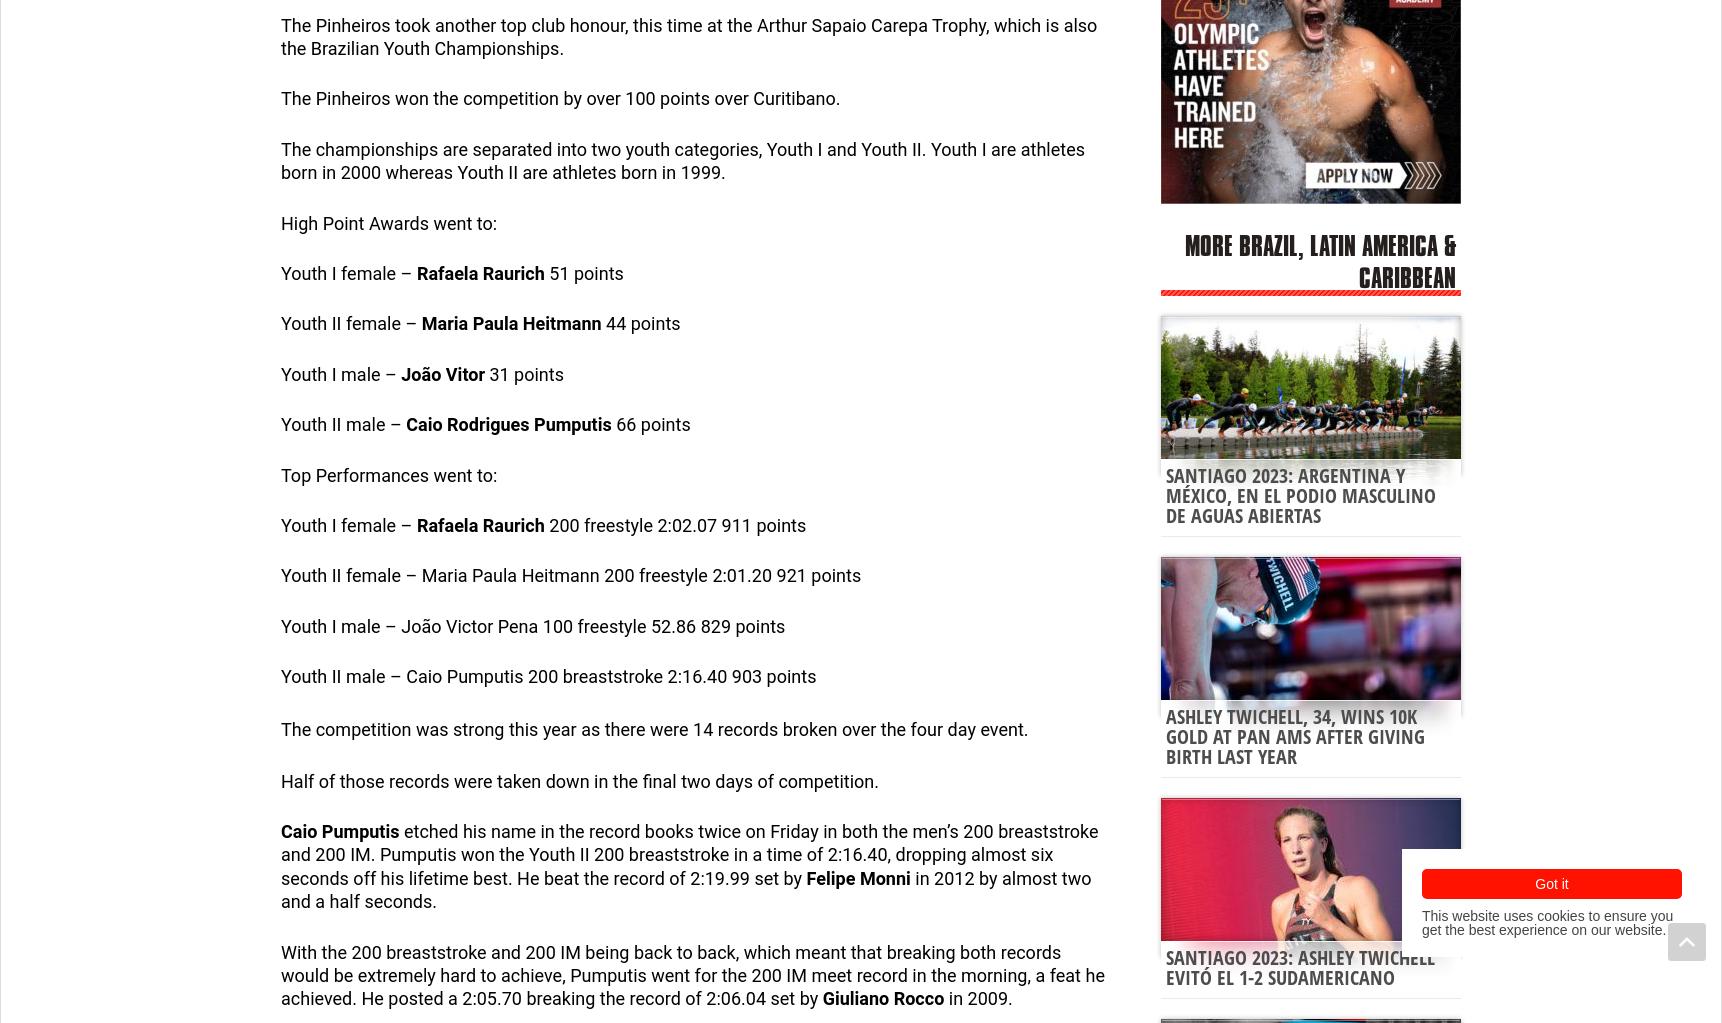  What do you see at coordinates (543, 273) in the screenshot?
I see `'51 points'` at bounding box center [543, 273].